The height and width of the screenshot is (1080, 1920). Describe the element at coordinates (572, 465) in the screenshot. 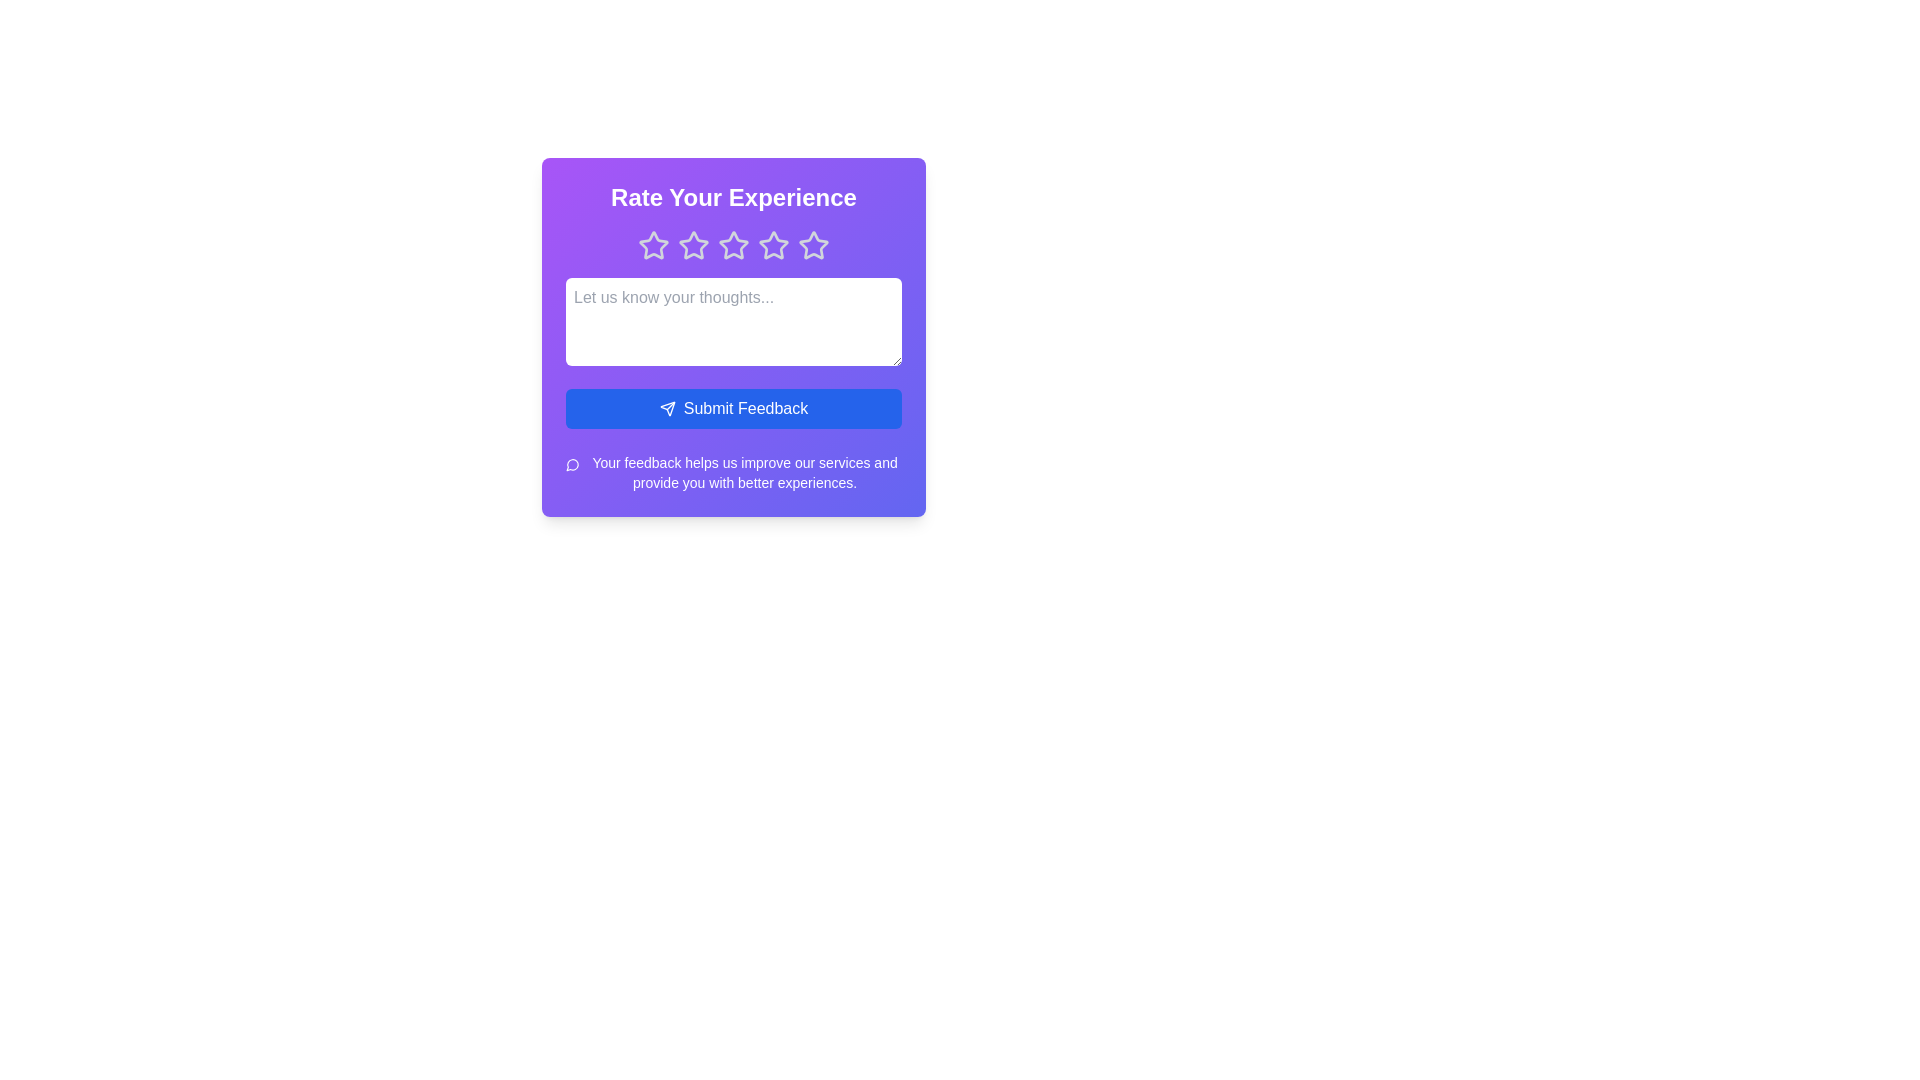

I see `the feedback icon located at the bottom left of the feedback form, adjacent to the message about improving services` at that location.